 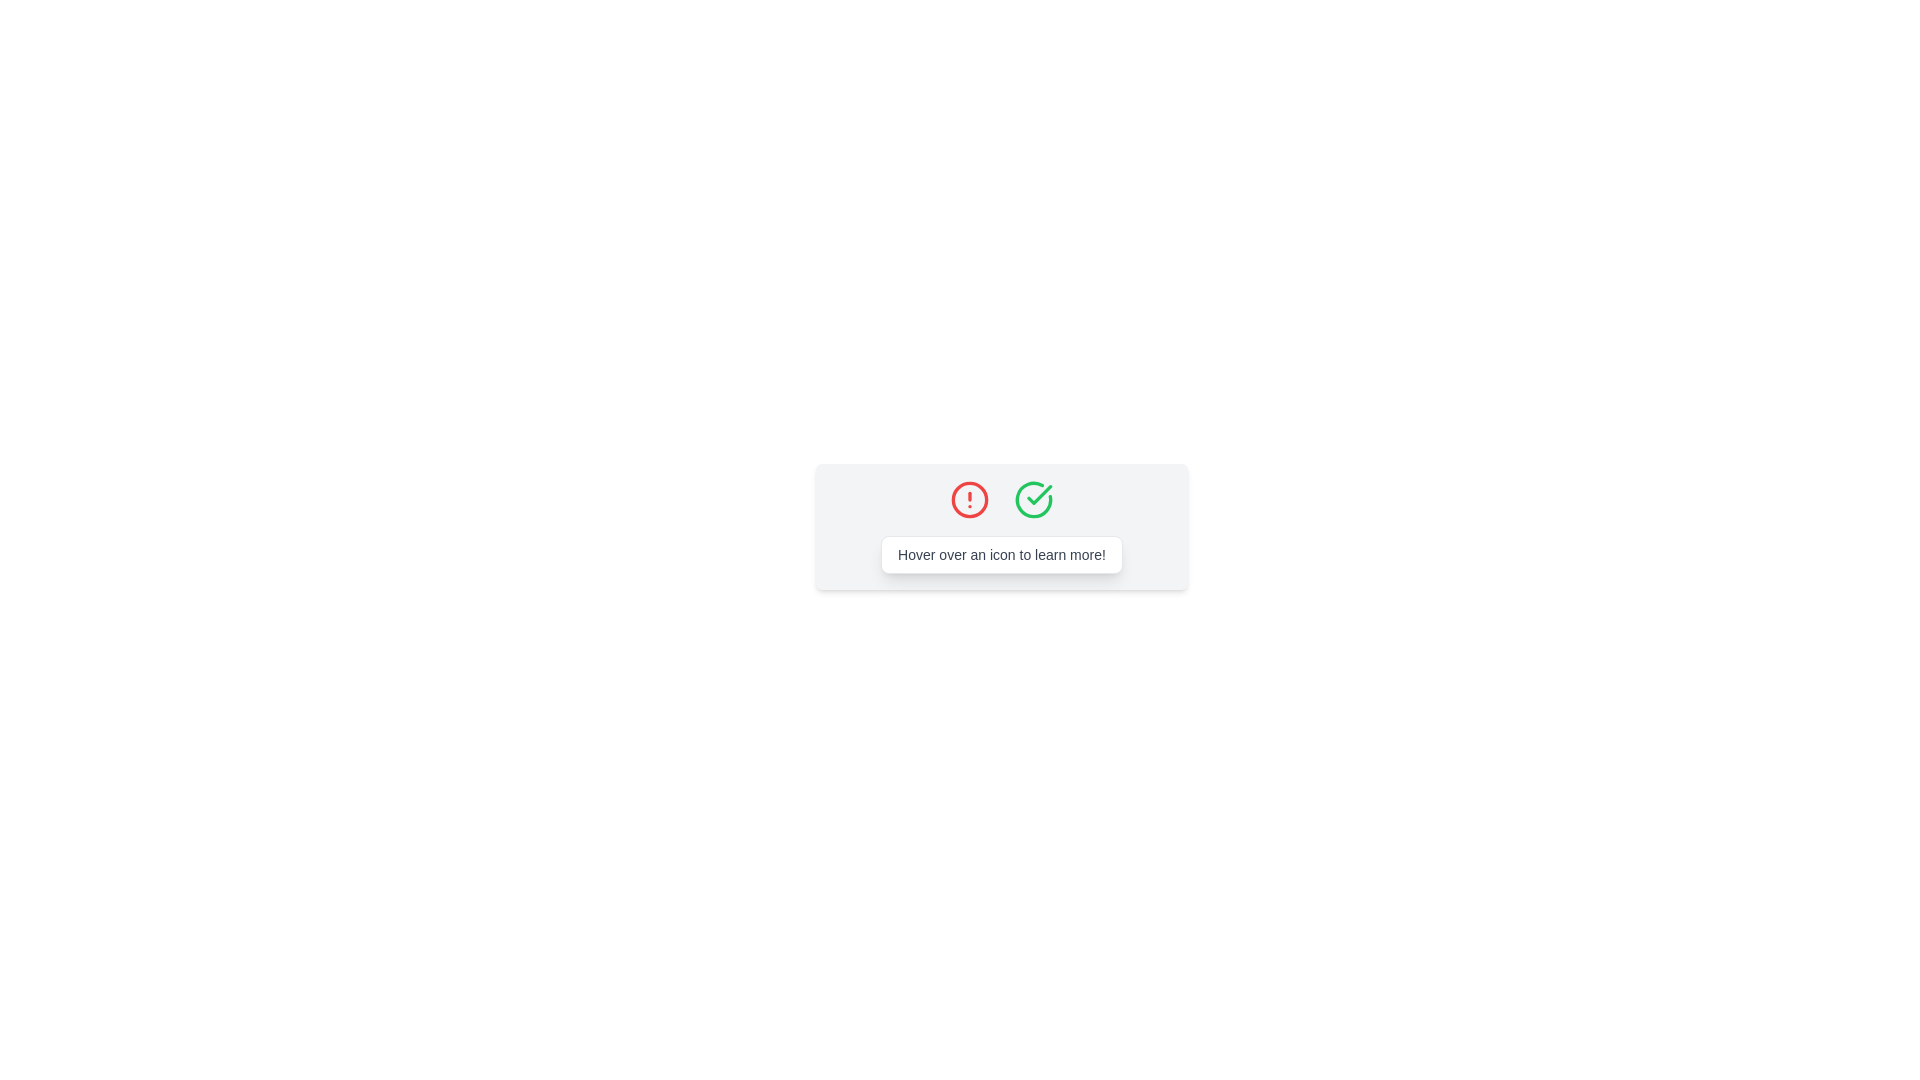 What do you see at coordinates (969, 499) in the screenshot?
I see `the central circular part of the alert icon located on the left of a pair of icons in a horizontal layout` at bounding box center [969, 499].